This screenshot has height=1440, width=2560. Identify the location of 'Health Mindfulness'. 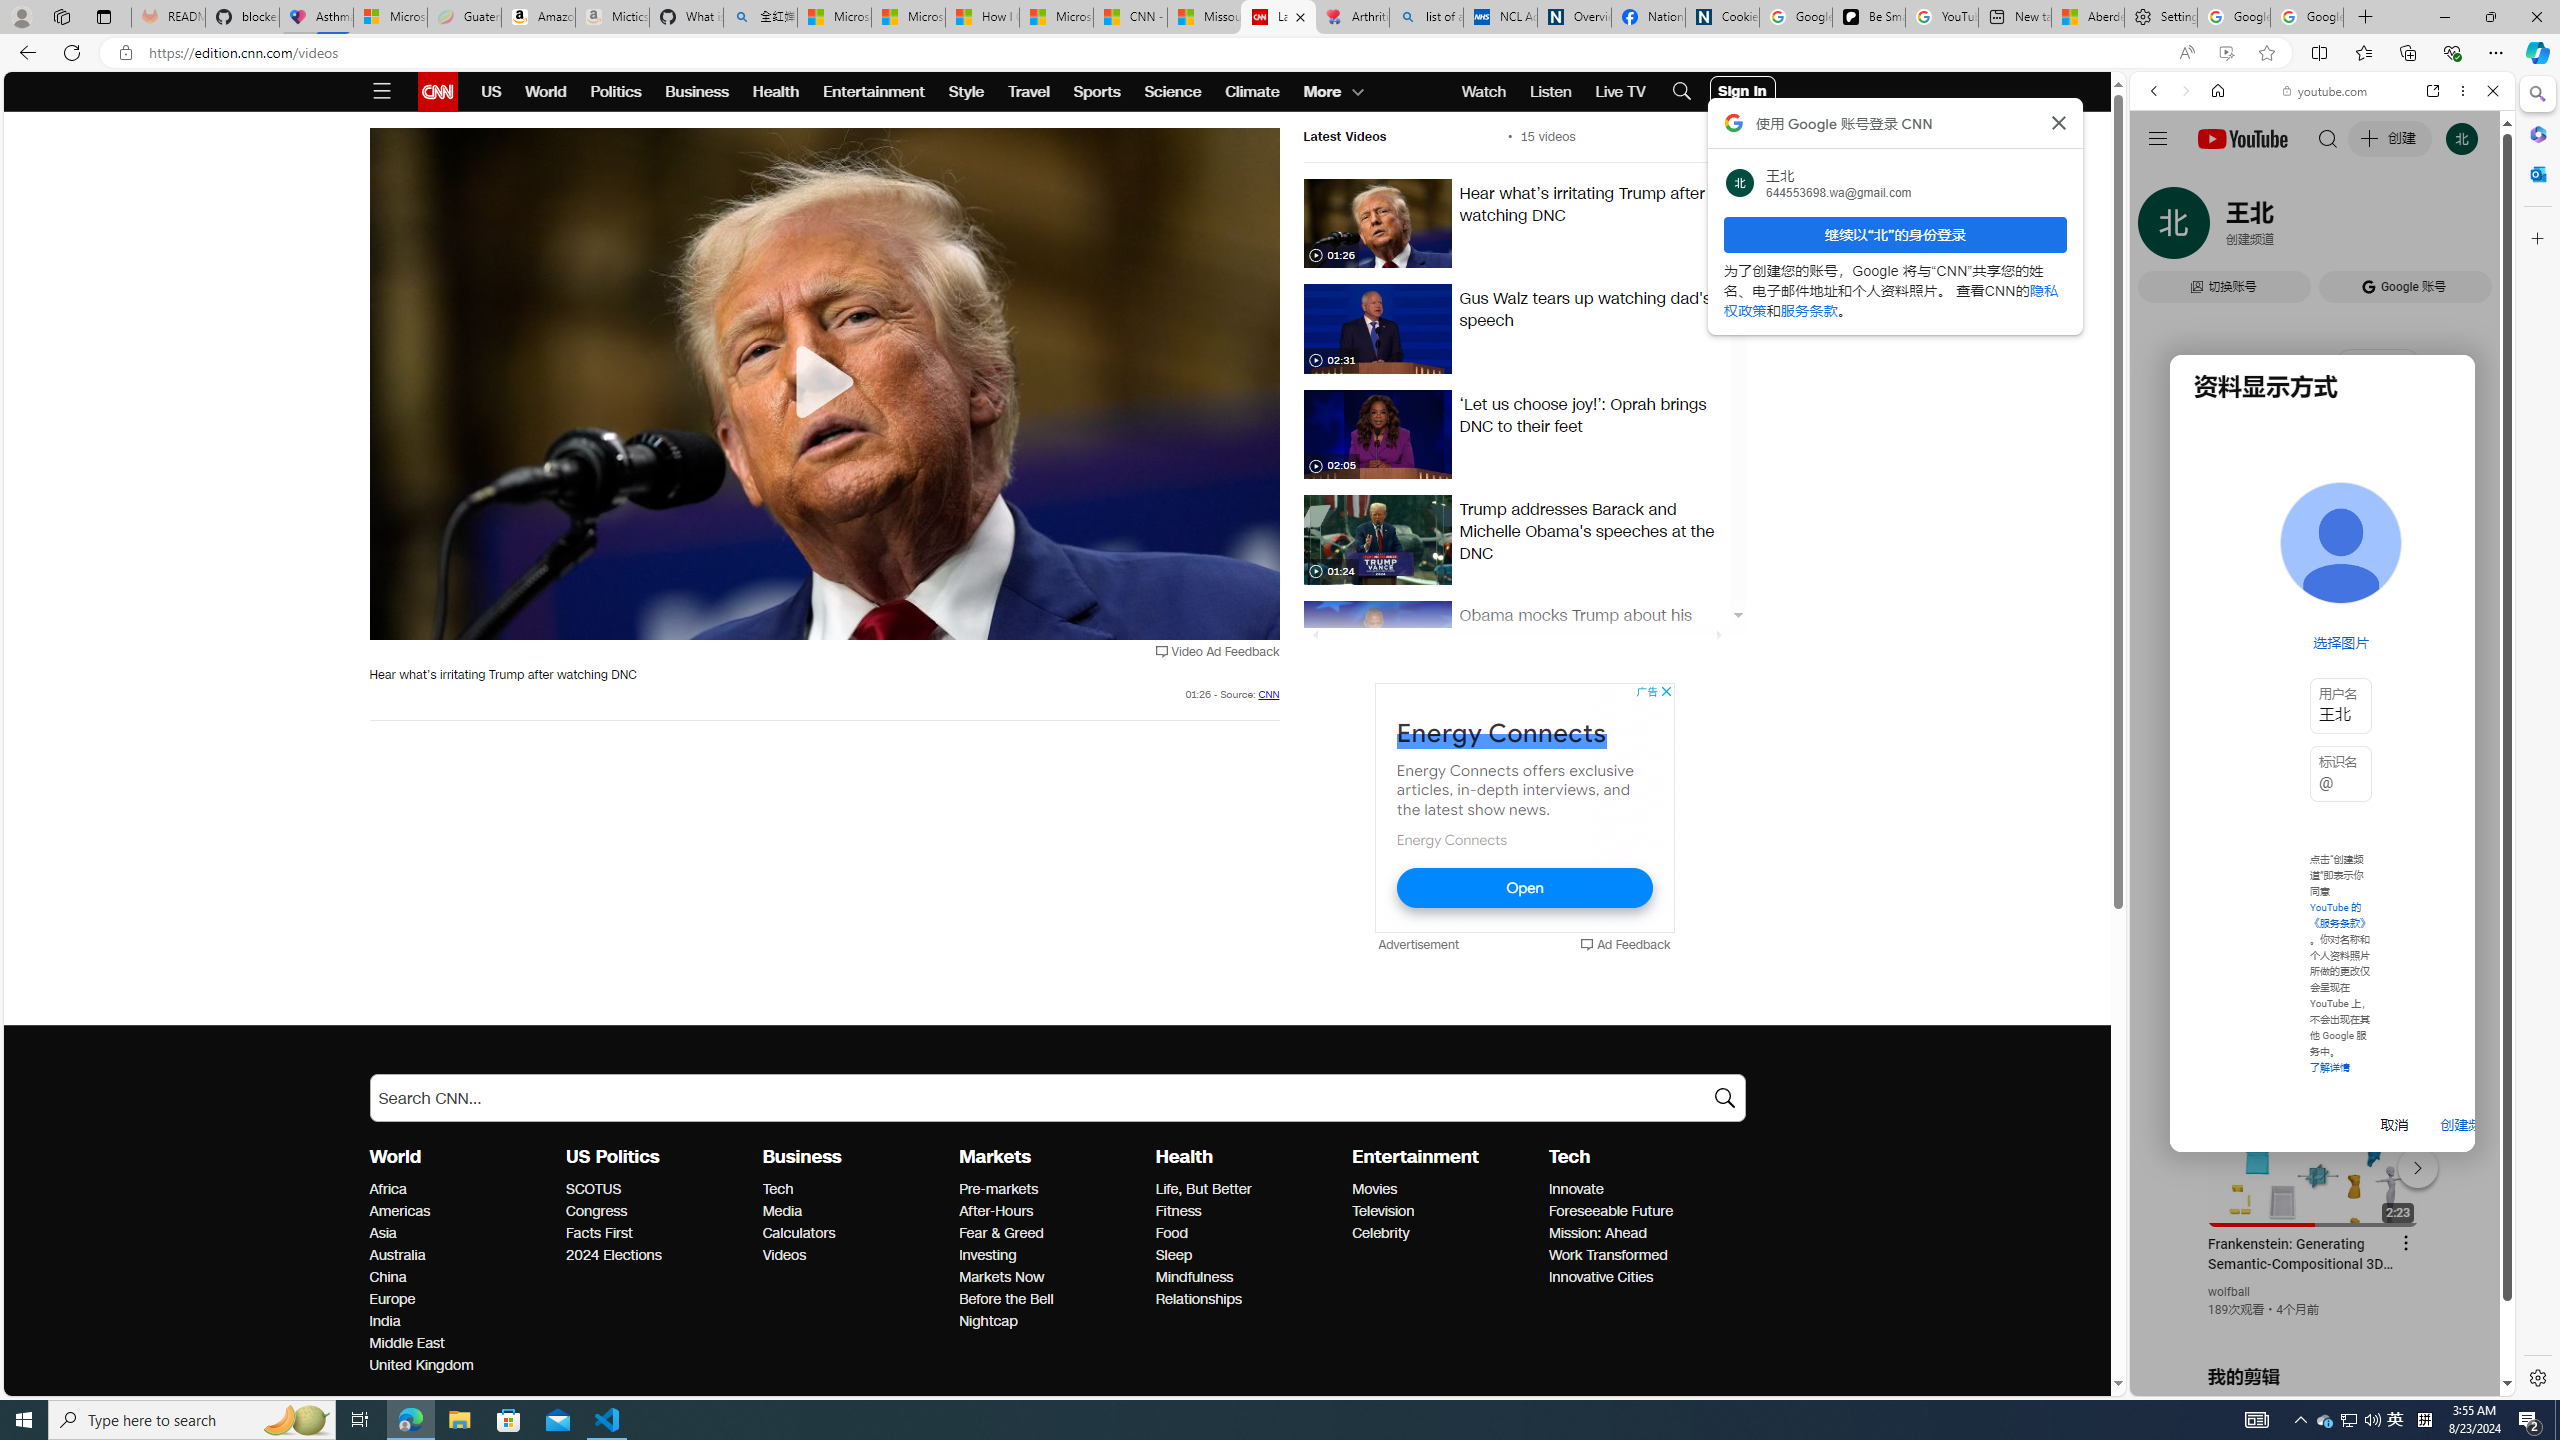
(1194, 1278).